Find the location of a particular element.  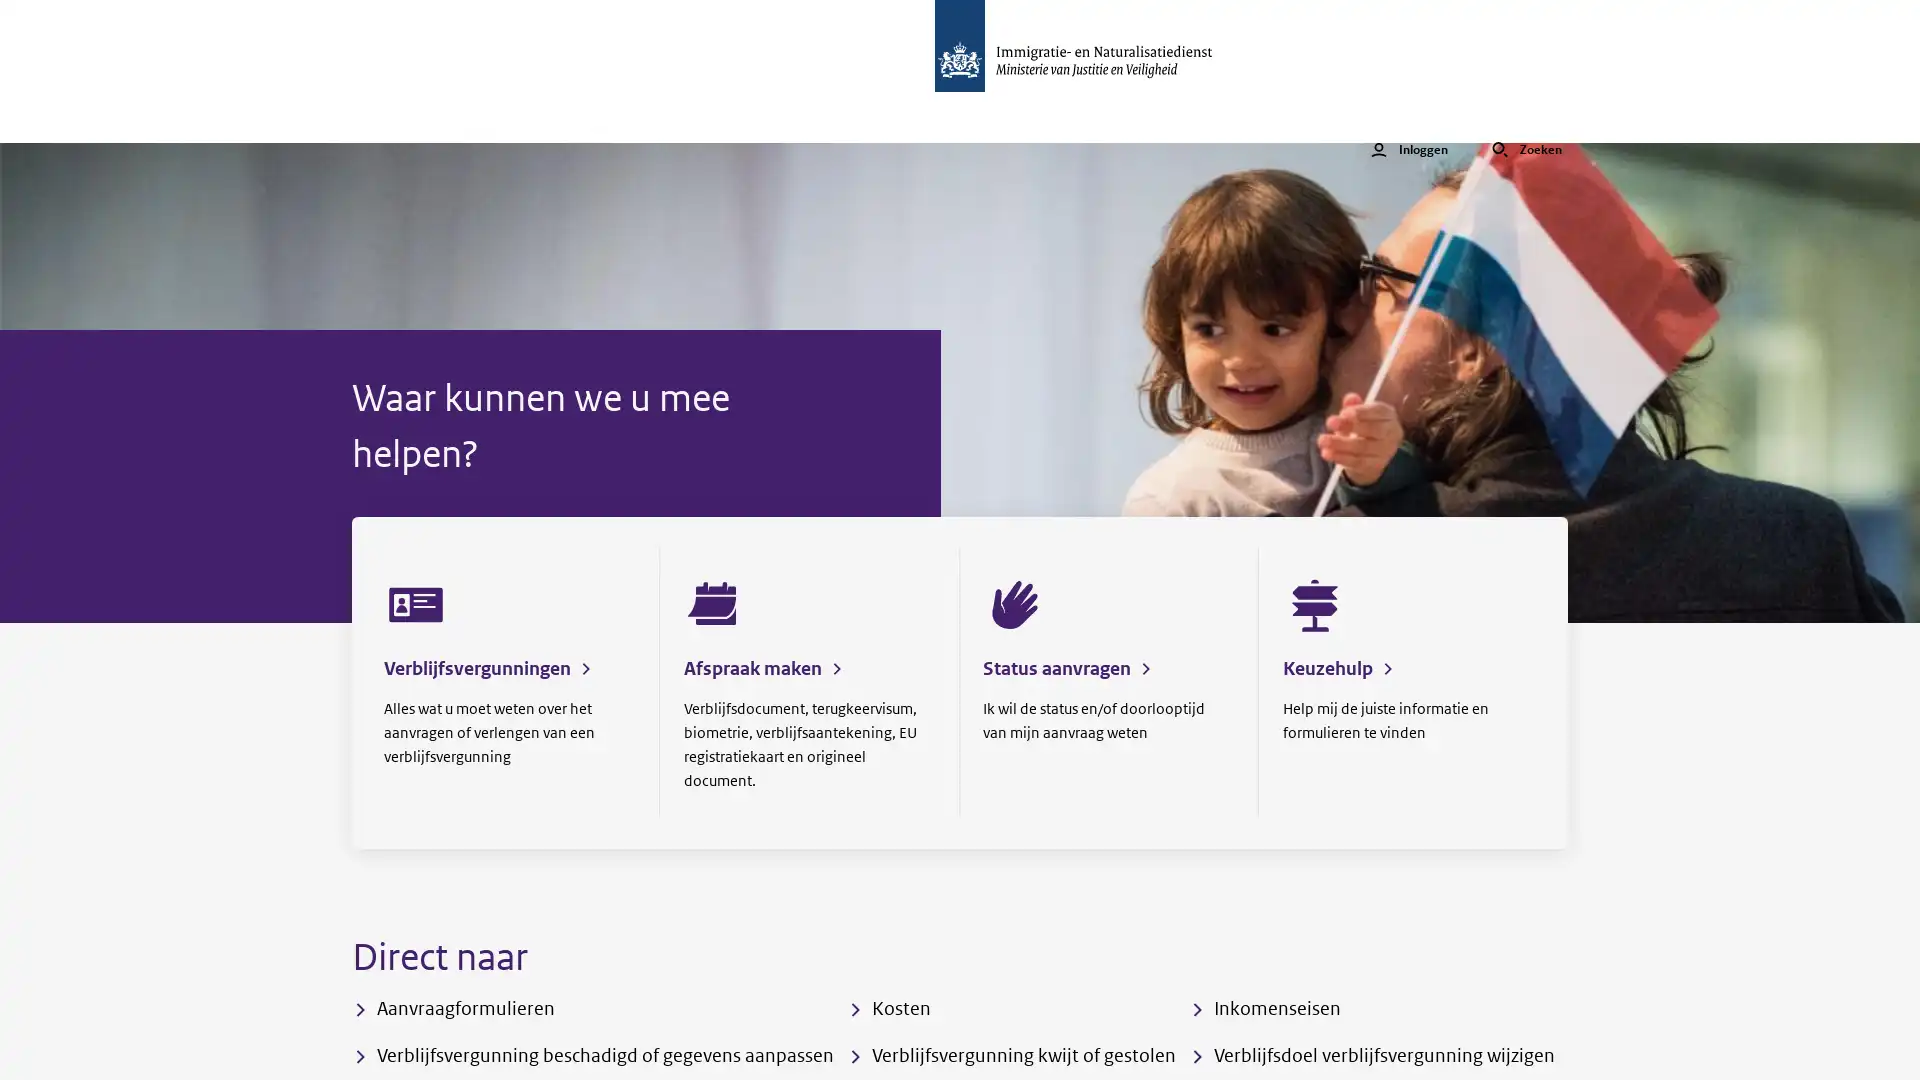

Over ons is located at coordinates (778, 117).